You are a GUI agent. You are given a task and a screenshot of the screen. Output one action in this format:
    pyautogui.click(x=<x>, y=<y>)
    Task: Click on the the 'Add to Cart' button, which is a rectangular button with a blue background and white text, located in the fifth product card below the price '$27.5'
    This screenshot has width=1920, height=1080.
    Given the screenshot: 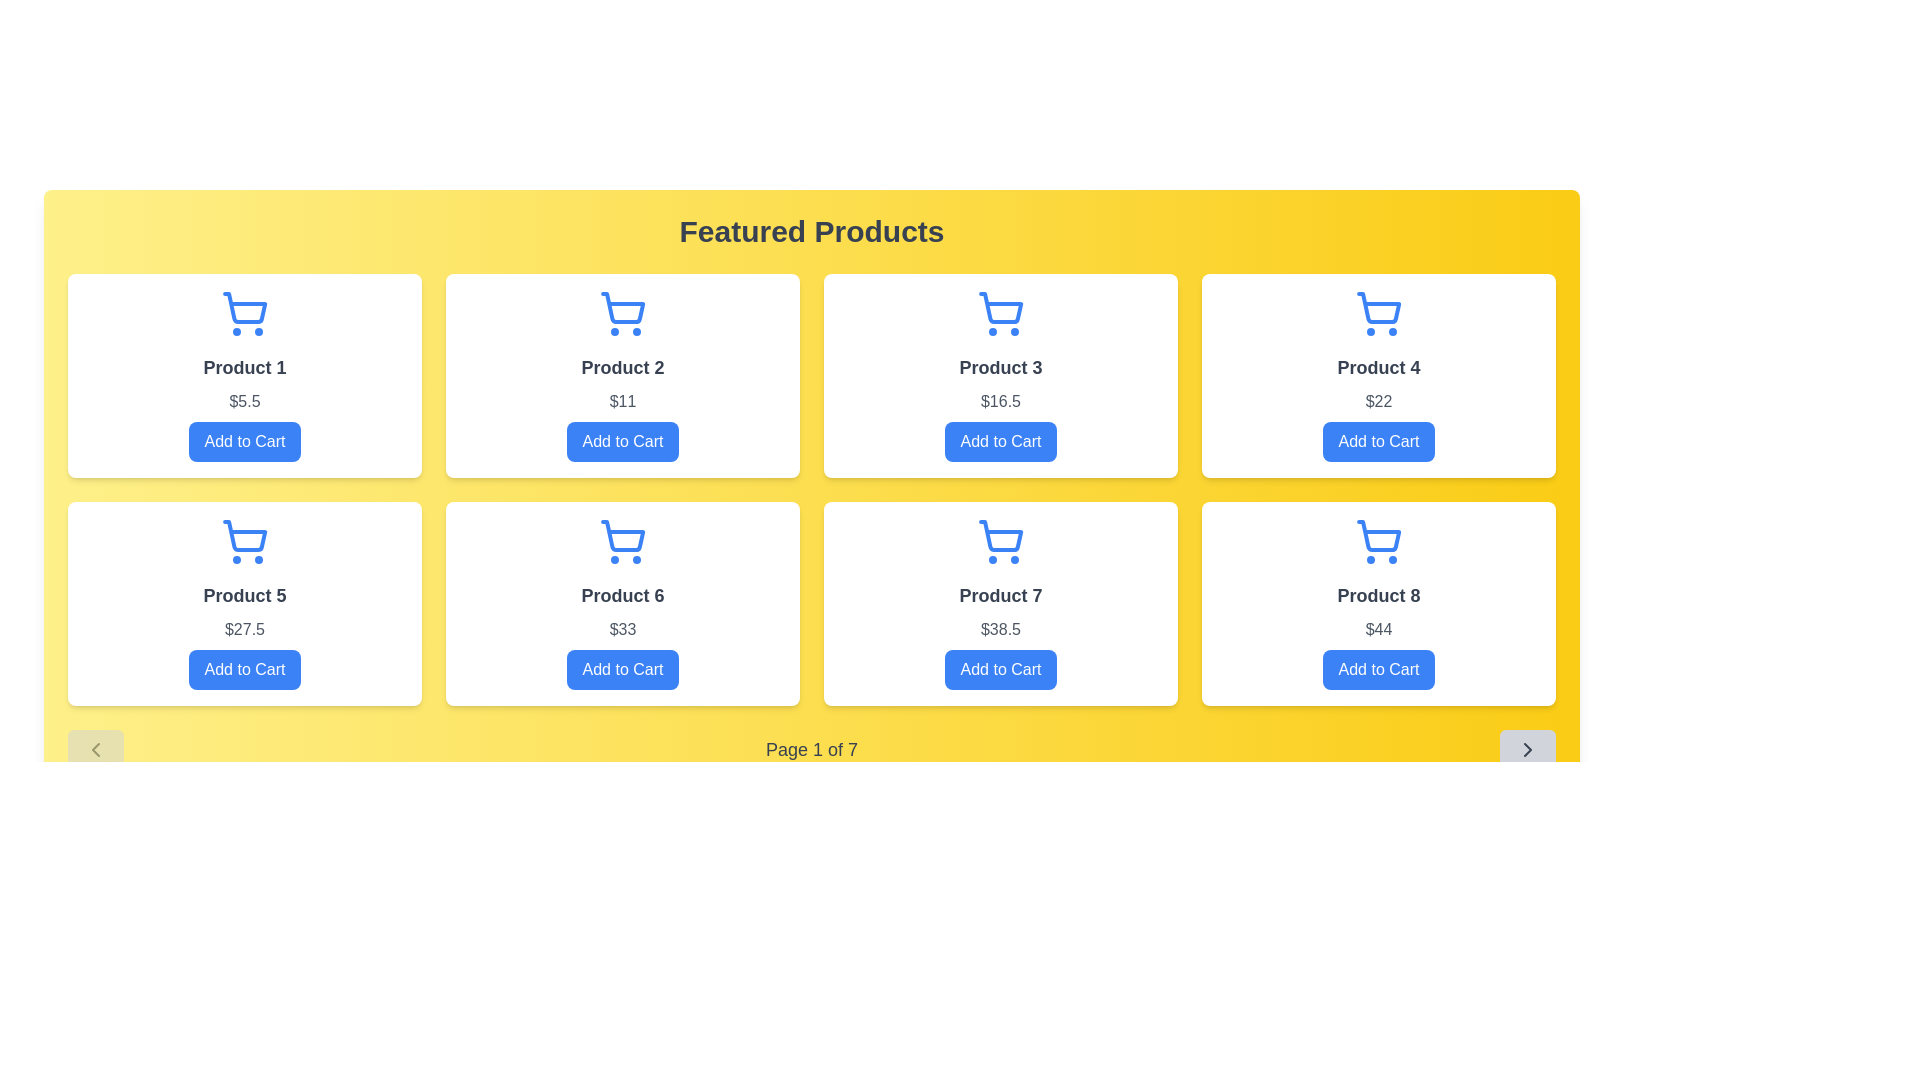 What is the action you would take?
    pyautogui.click(x=243, y=670)
    